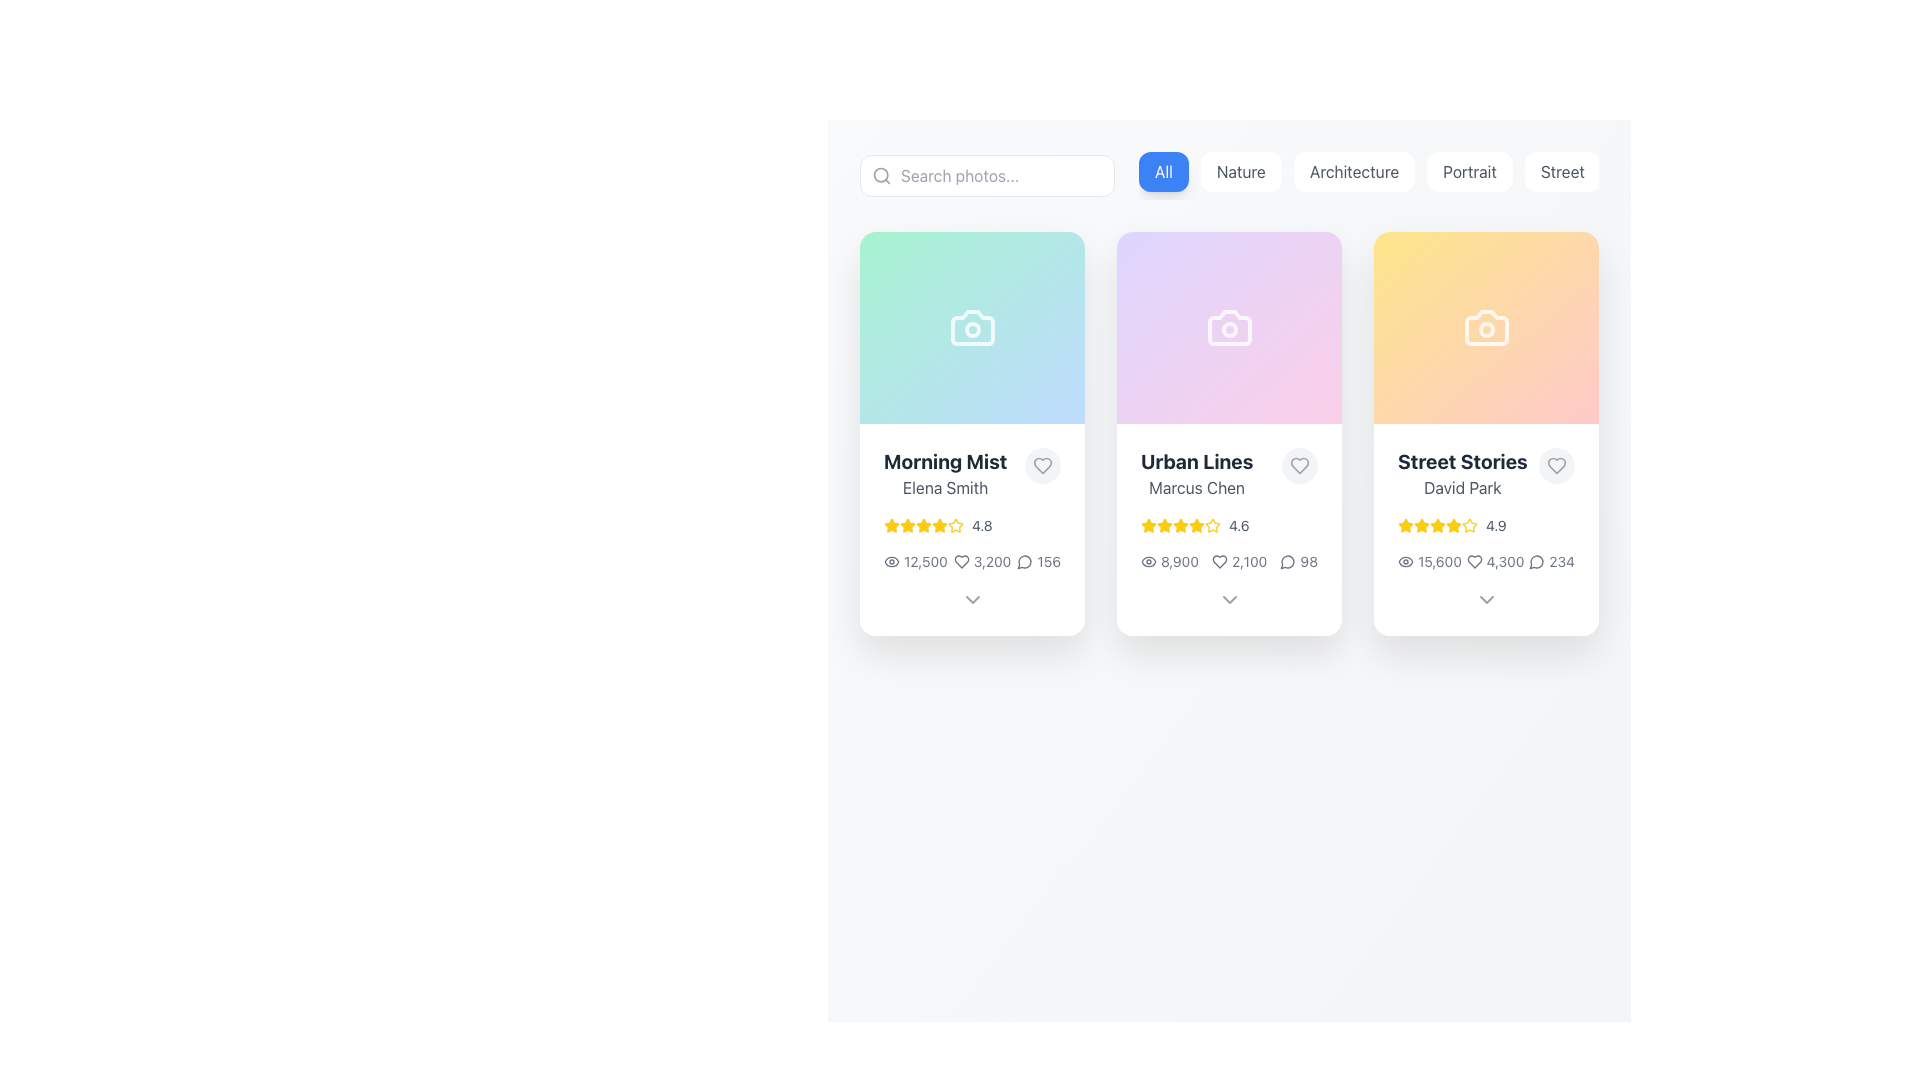 Image resolution: width=1920 pixels, height=1080 pixels. Describe the element at coordinates (891, 524) in the screenshot. I see `the first star icon in the 'Morning Mist' card, which represents a rating in the rating system` at that location.